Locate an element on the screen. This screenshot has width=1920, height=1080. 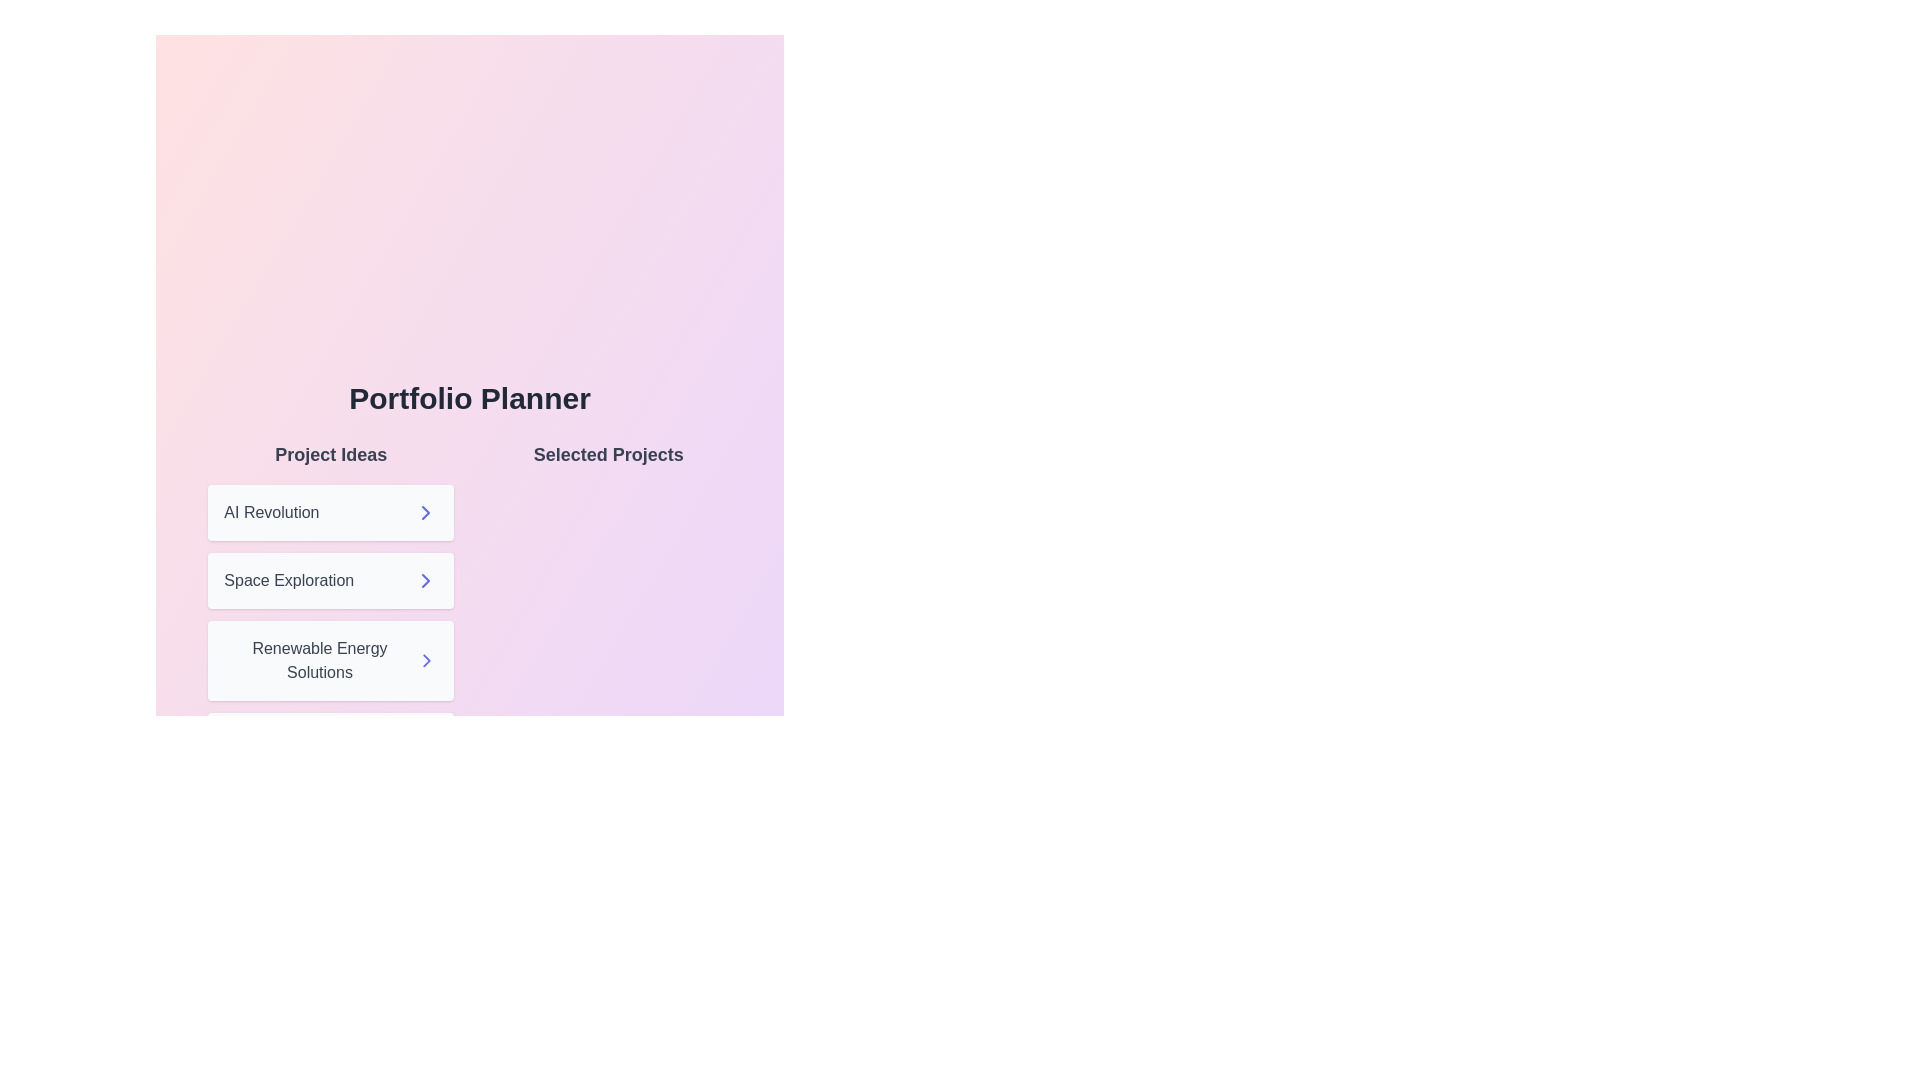
right arrow next to the project idea 'Renewable Energy Solutions' to move it to 'Selected Projects' is located at coordinates (425, 660).